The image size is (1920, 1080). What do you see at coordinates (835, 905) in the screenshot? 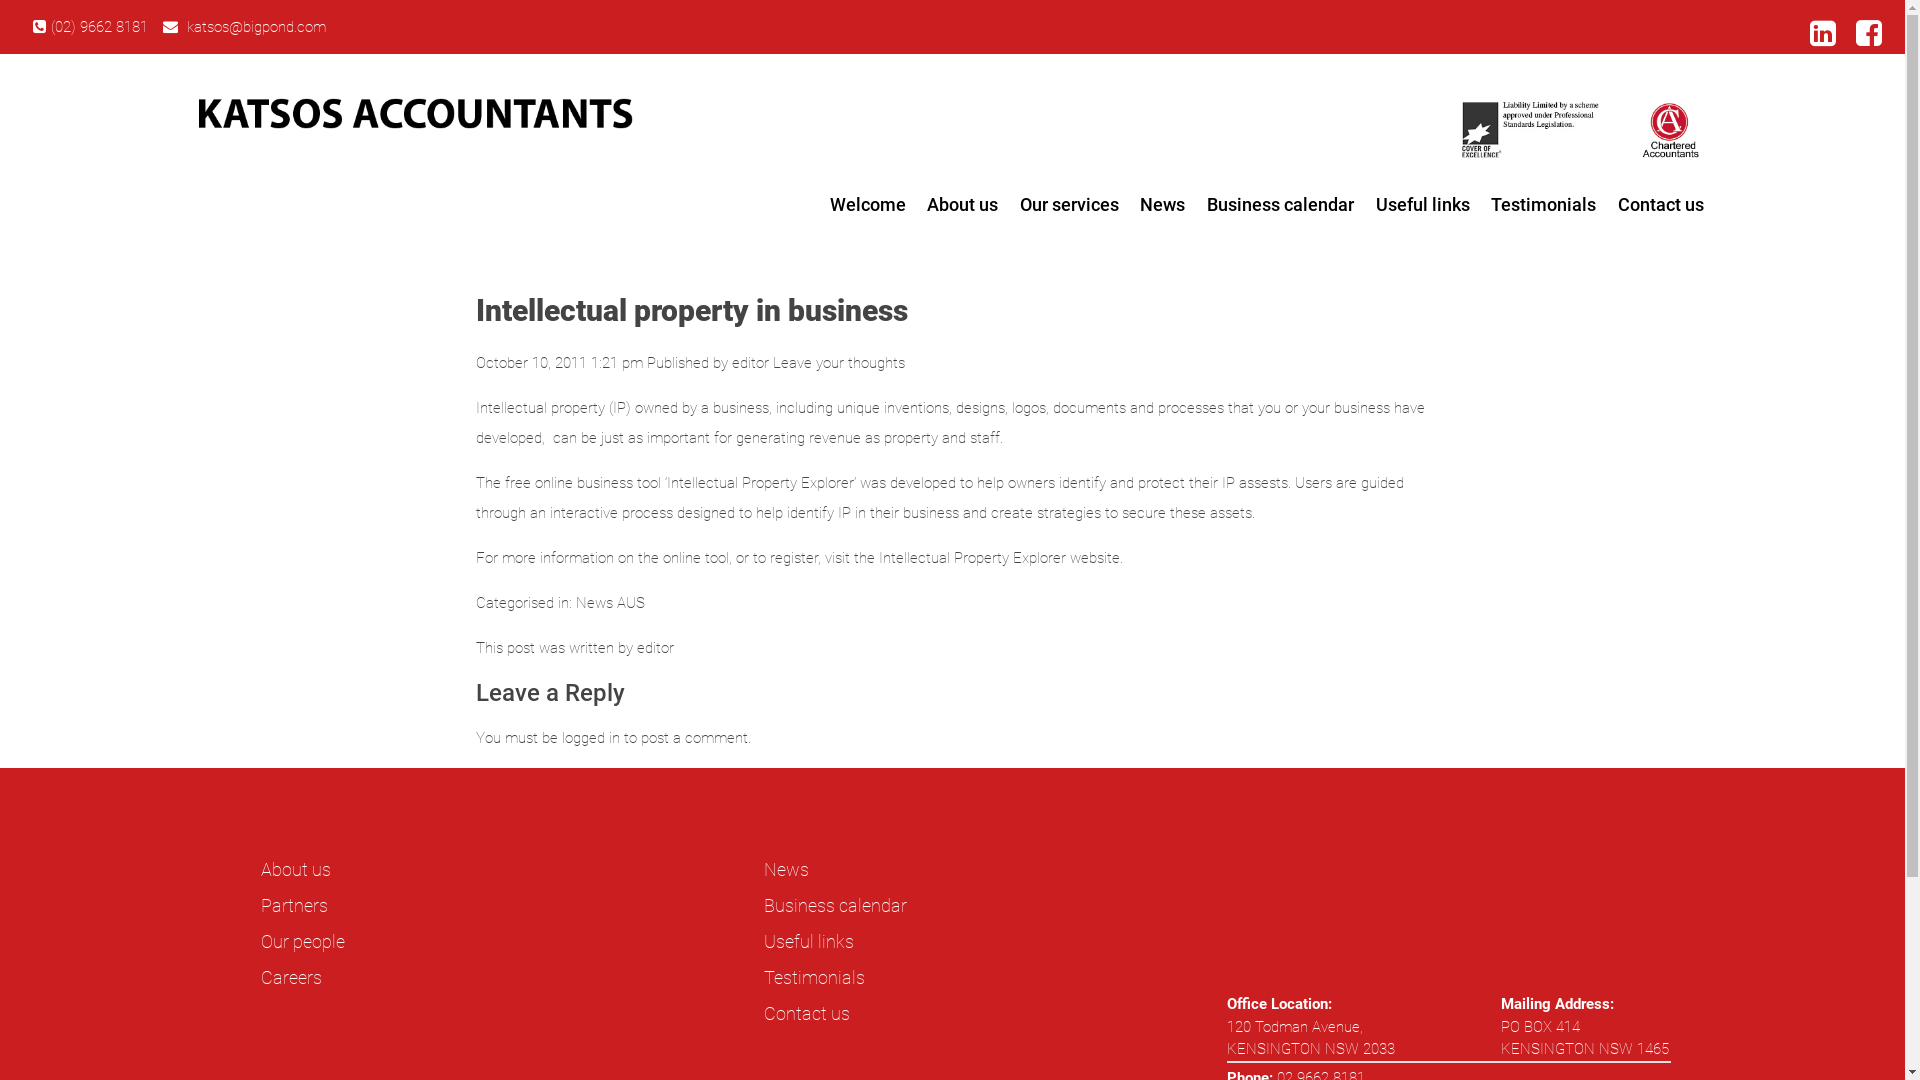
I see `'Business calendar'` at bounding box center [835, 905].